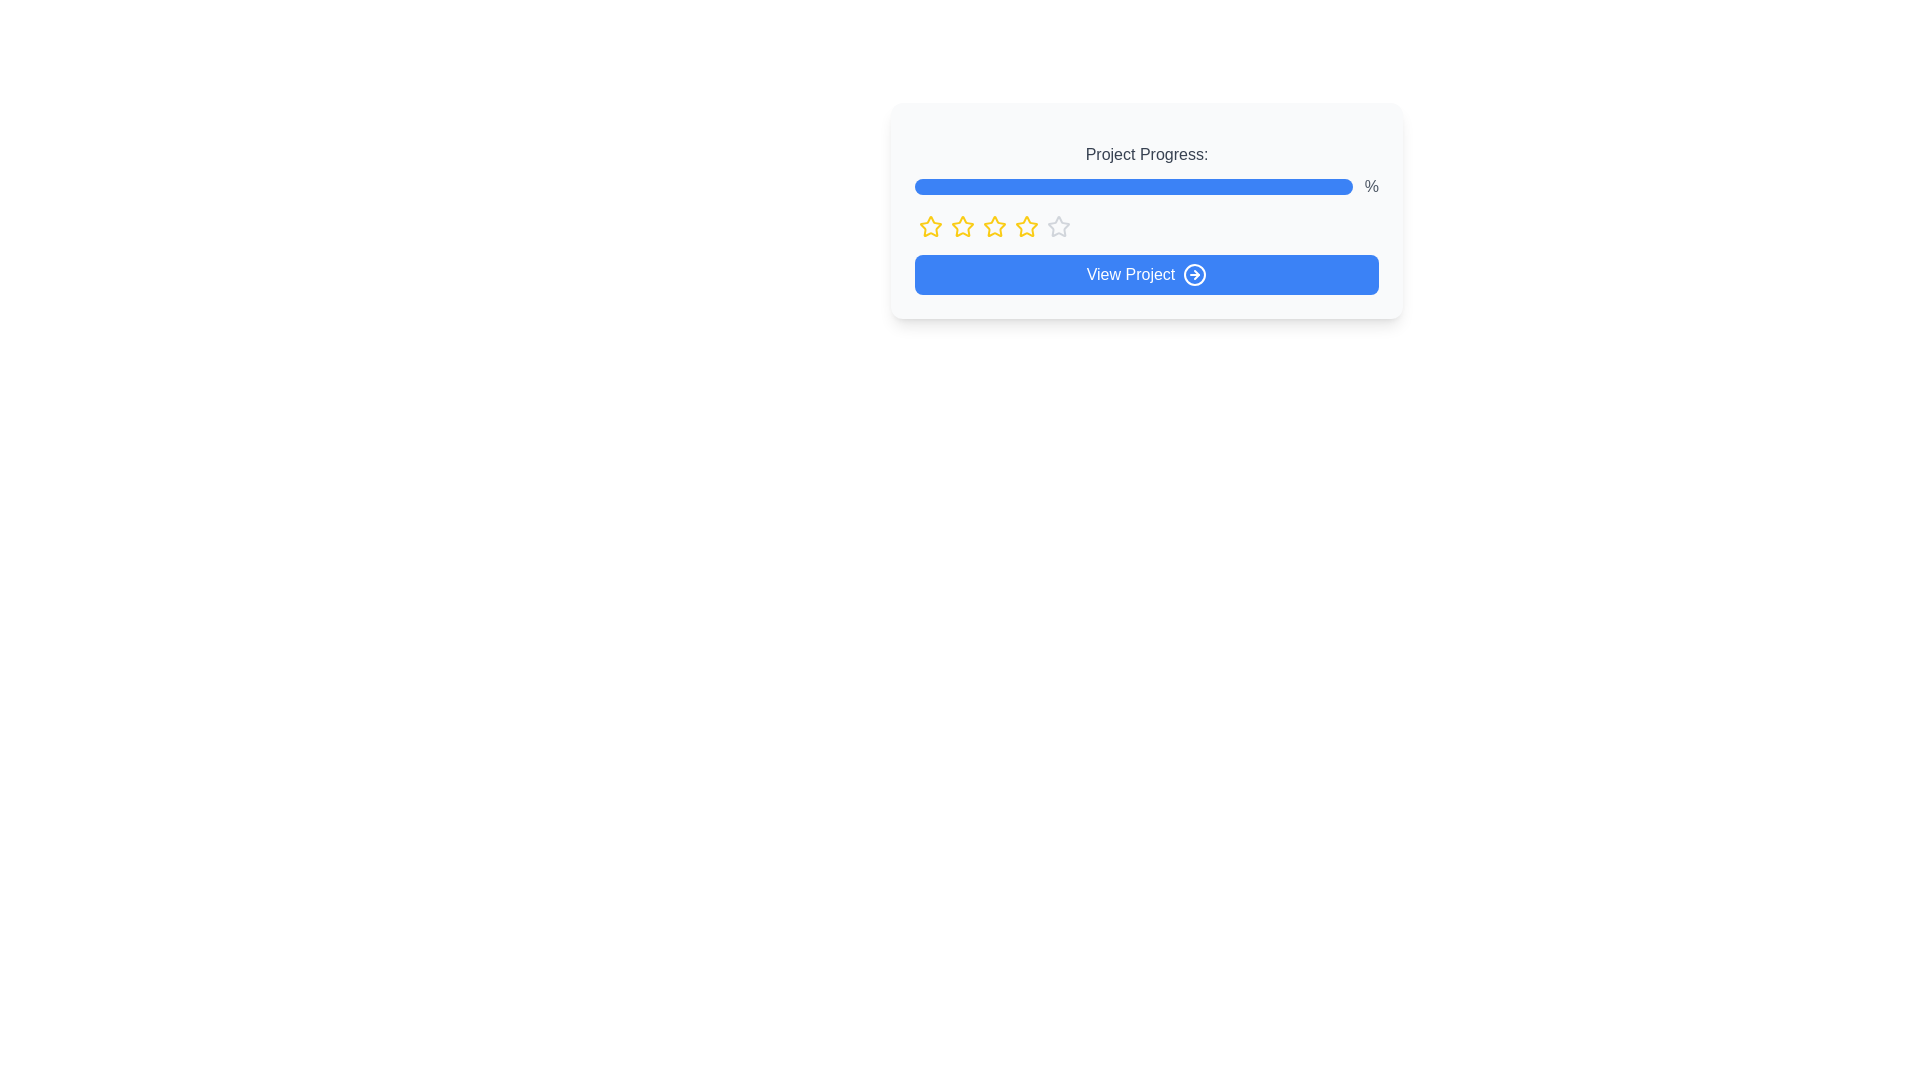 Image resolution: width=1920 pixels, height=1080 pixels. What do you see at coordinates (1164, 186) in the screenshot?
I see `progress` at bounding box center [1164, 186].